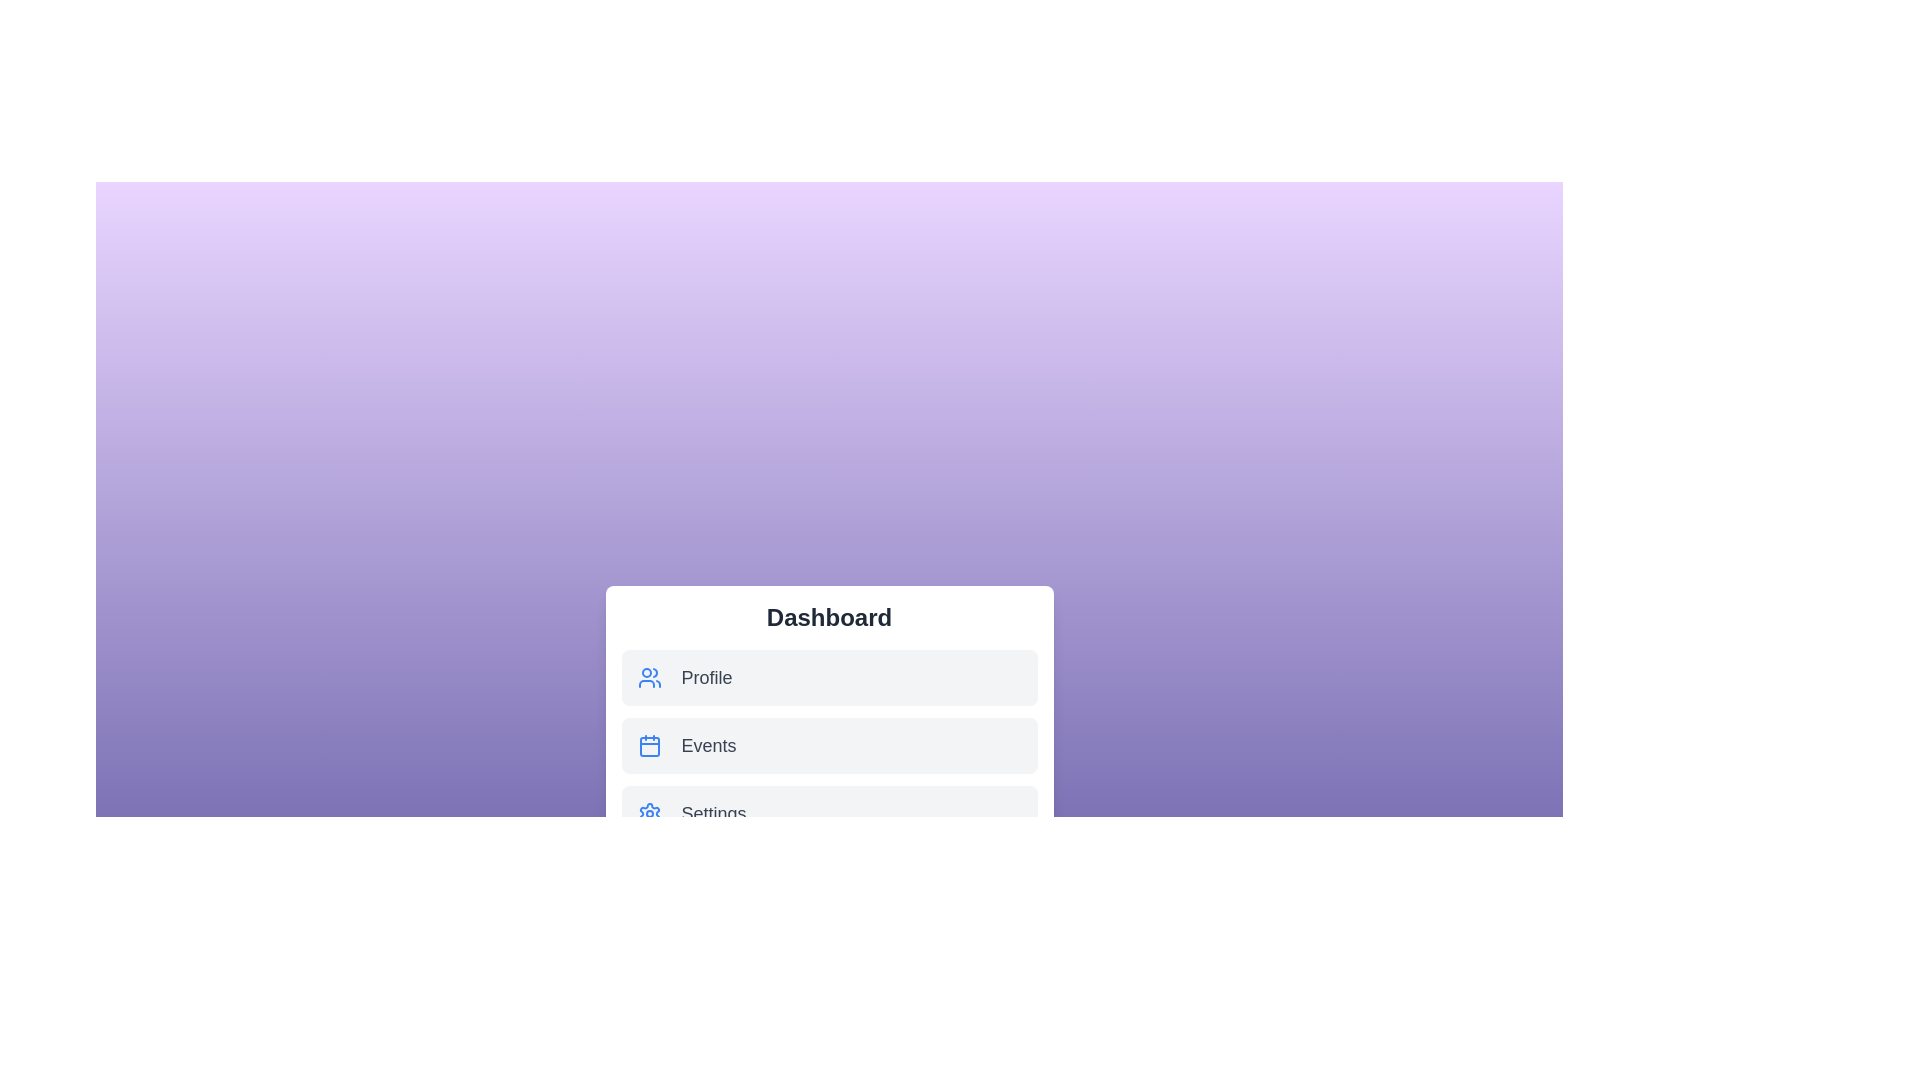 Image resolution: width=1920 pixels, height=1080 pixels. What do you see at coordinates (829, 721) in the screenshot?
I see `the Card Component with a white background and gray shadows, featuring a bold title 'Dashboard' at the top` at bounding box center [829, 721].